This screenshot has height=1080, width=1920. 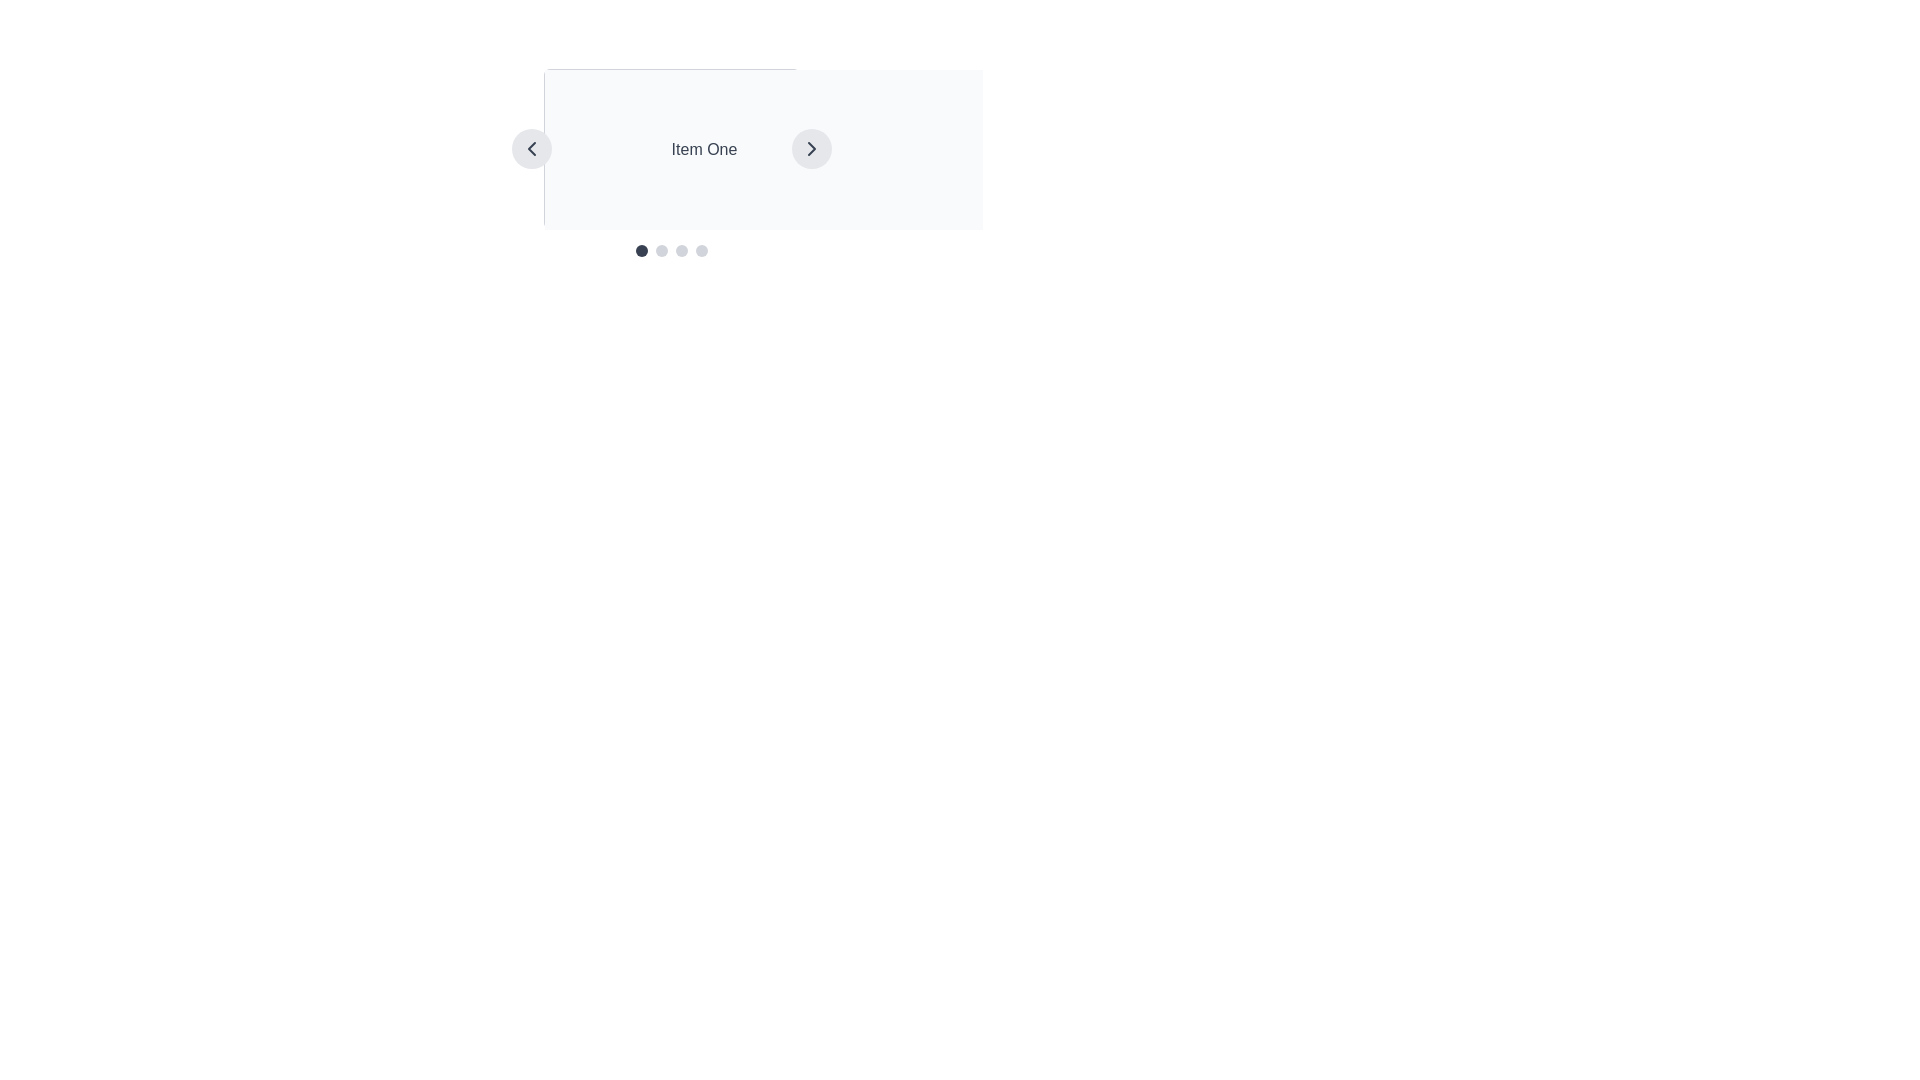 What do you see at coordinates (671, 161) in the screenshot?
I see `the text label displaying the title of the currently selected item in the carousel to focus` at bounding box center [671, 161].